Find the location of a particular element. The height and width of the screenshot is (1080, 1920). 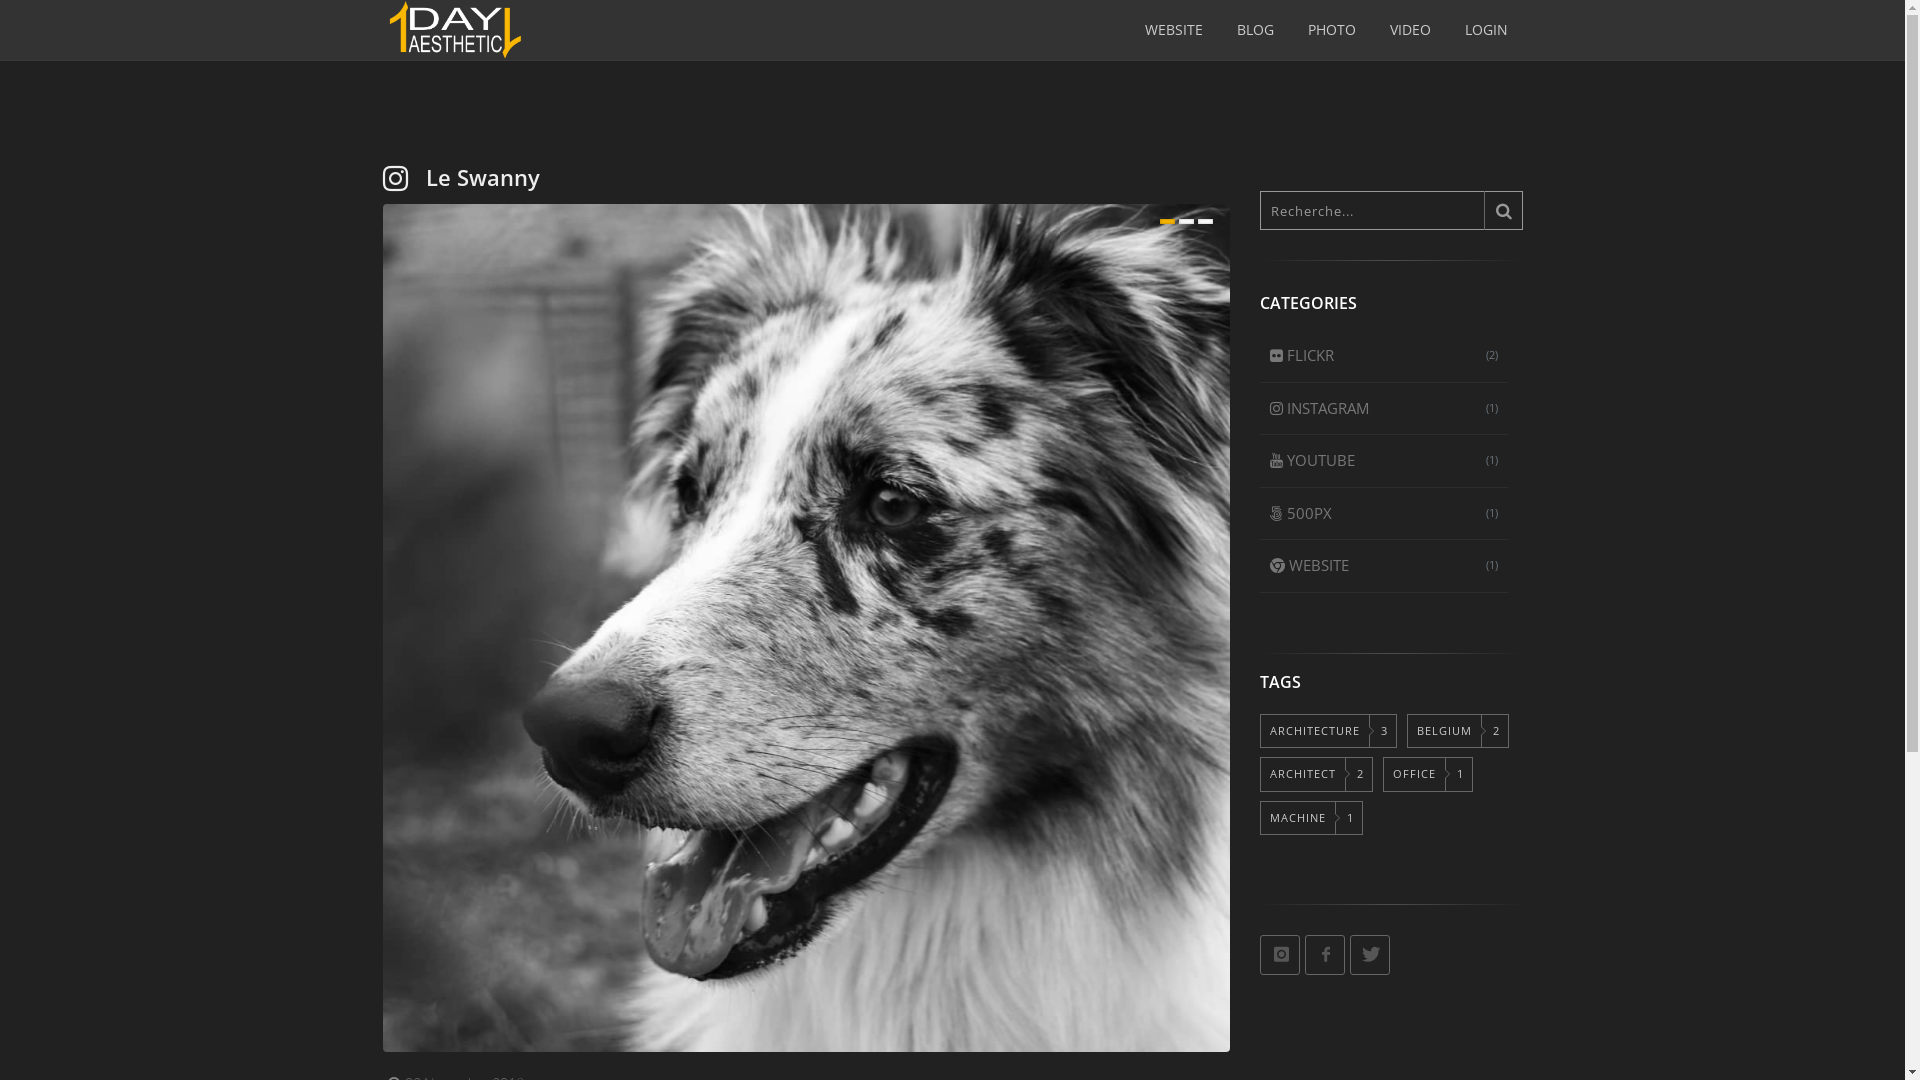

'3' is located at coordinates (1204, 221).